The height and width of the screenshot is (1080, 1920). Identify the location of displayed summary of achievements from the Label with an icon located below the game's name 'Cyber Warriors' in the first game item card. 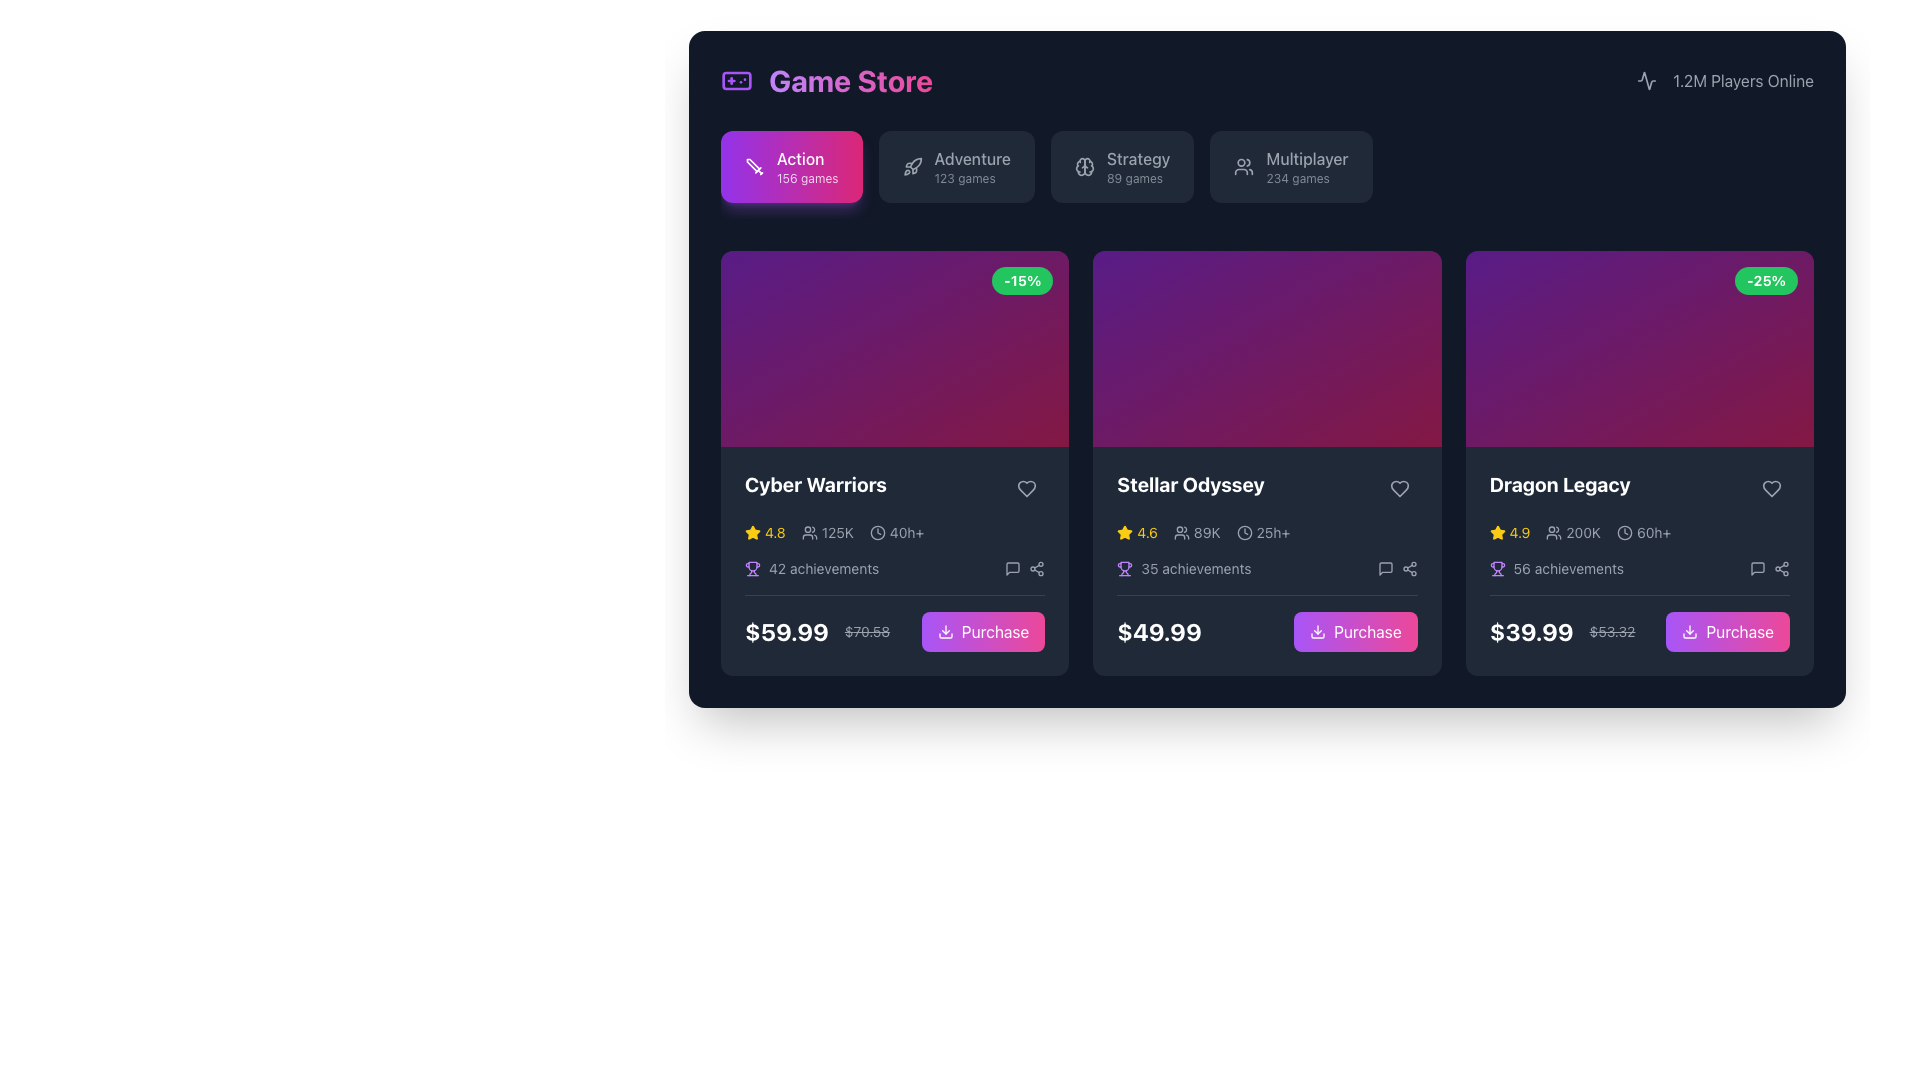
(812, 568).